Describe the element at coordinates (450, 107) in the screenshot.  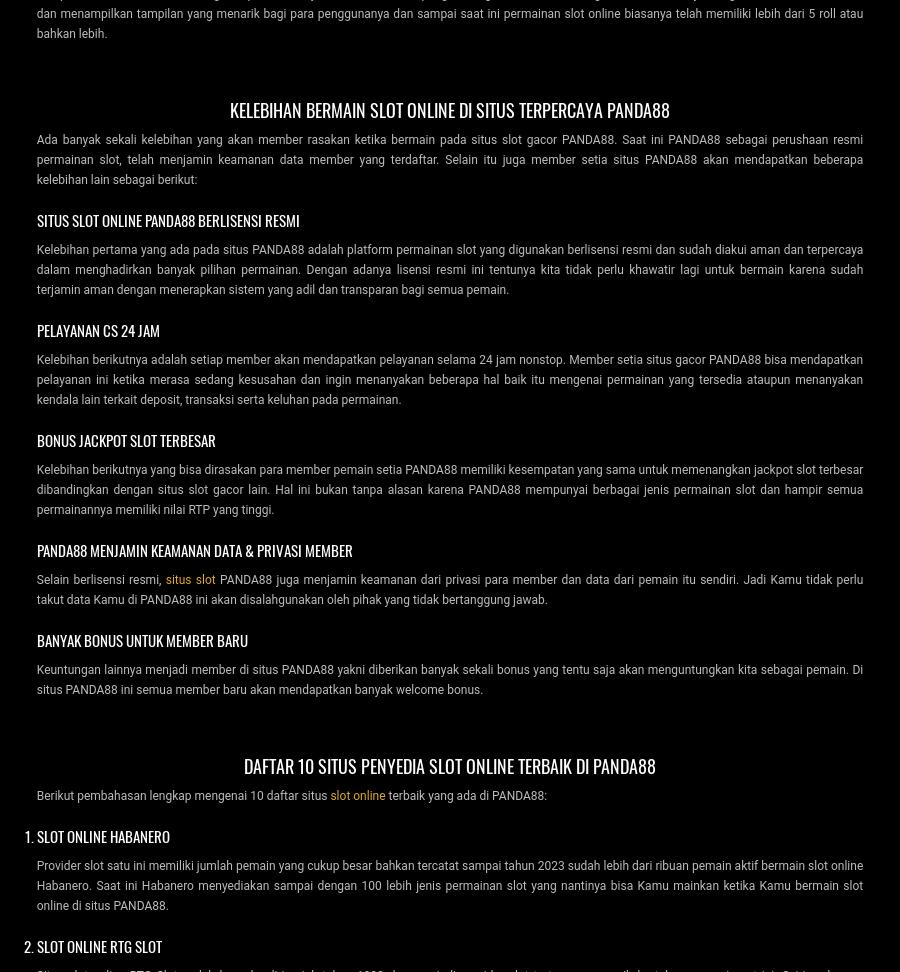
I see `'Kelebihan Bermain Slot Online di Situs Terpercaya PANDA88'` at that location.